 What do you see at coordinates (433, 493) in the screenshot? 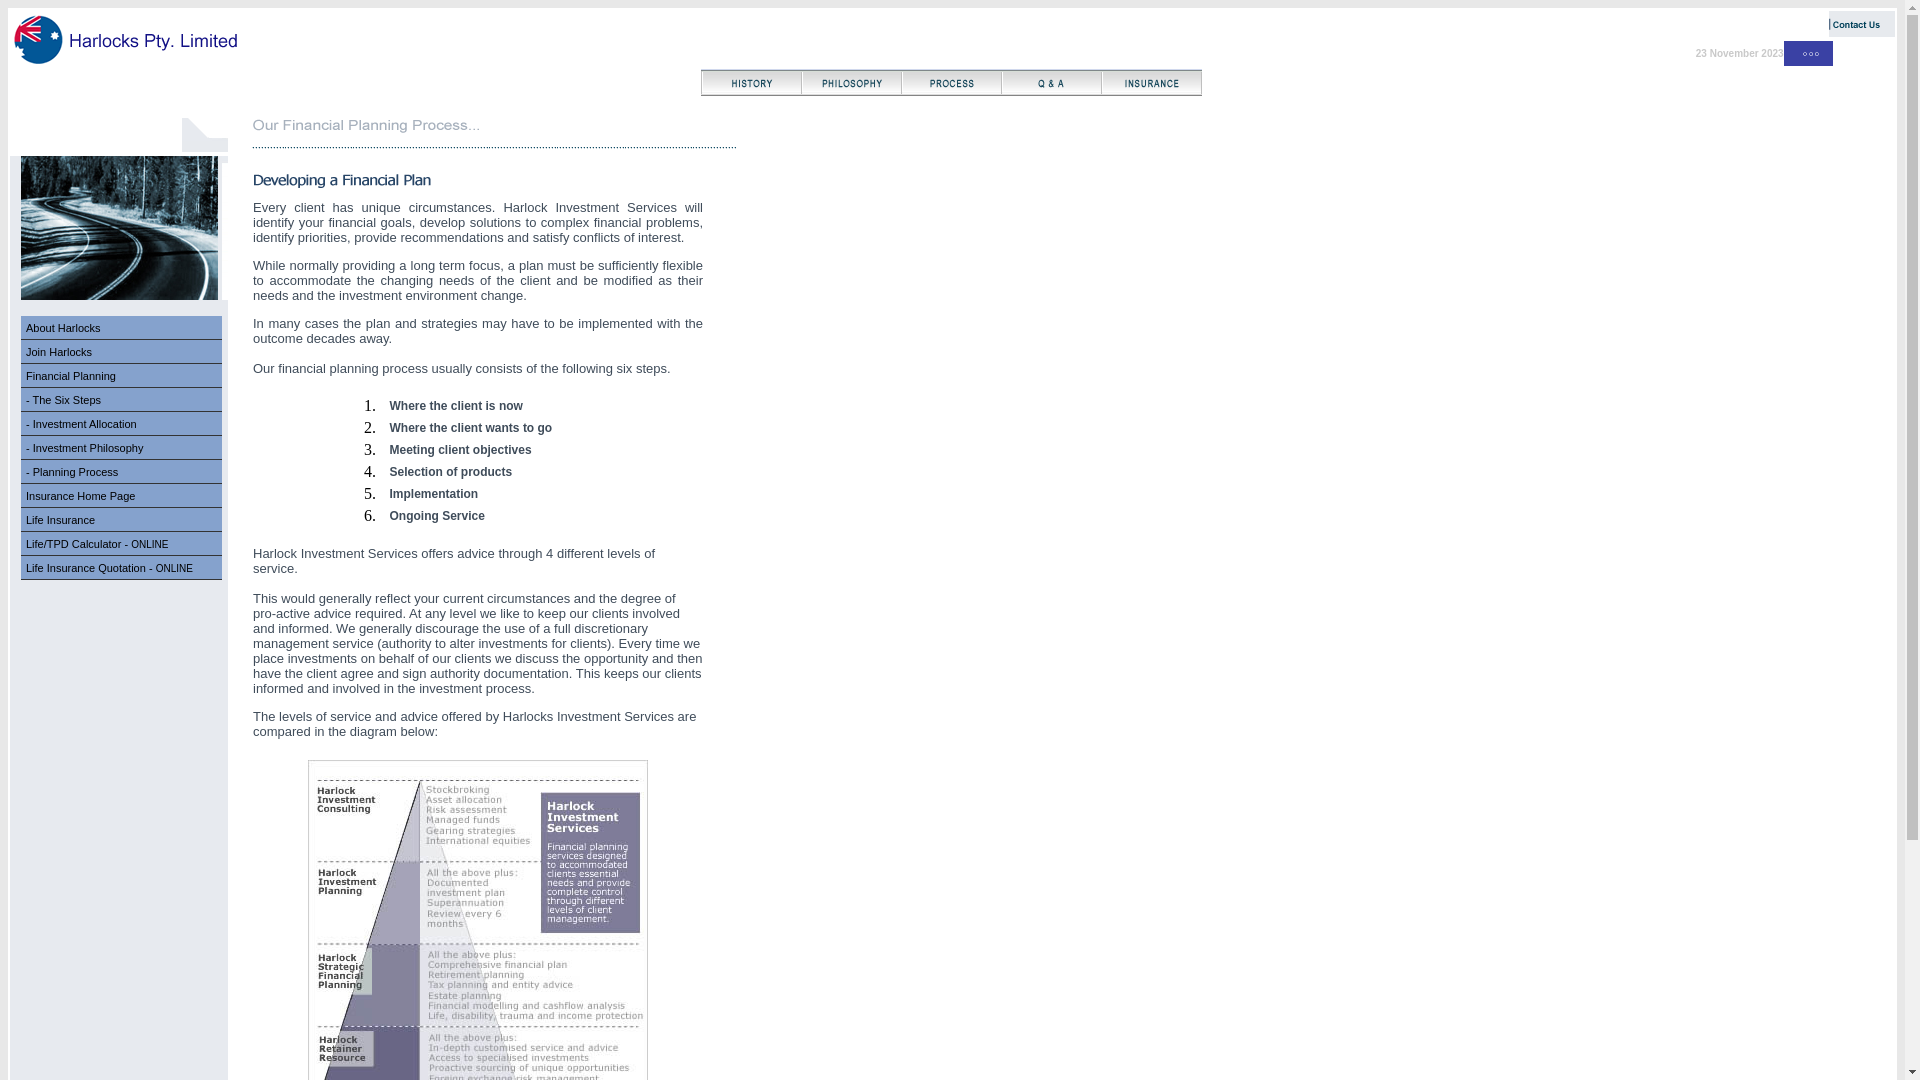
I see `'Implementation'` at bounding box center [433, 493].